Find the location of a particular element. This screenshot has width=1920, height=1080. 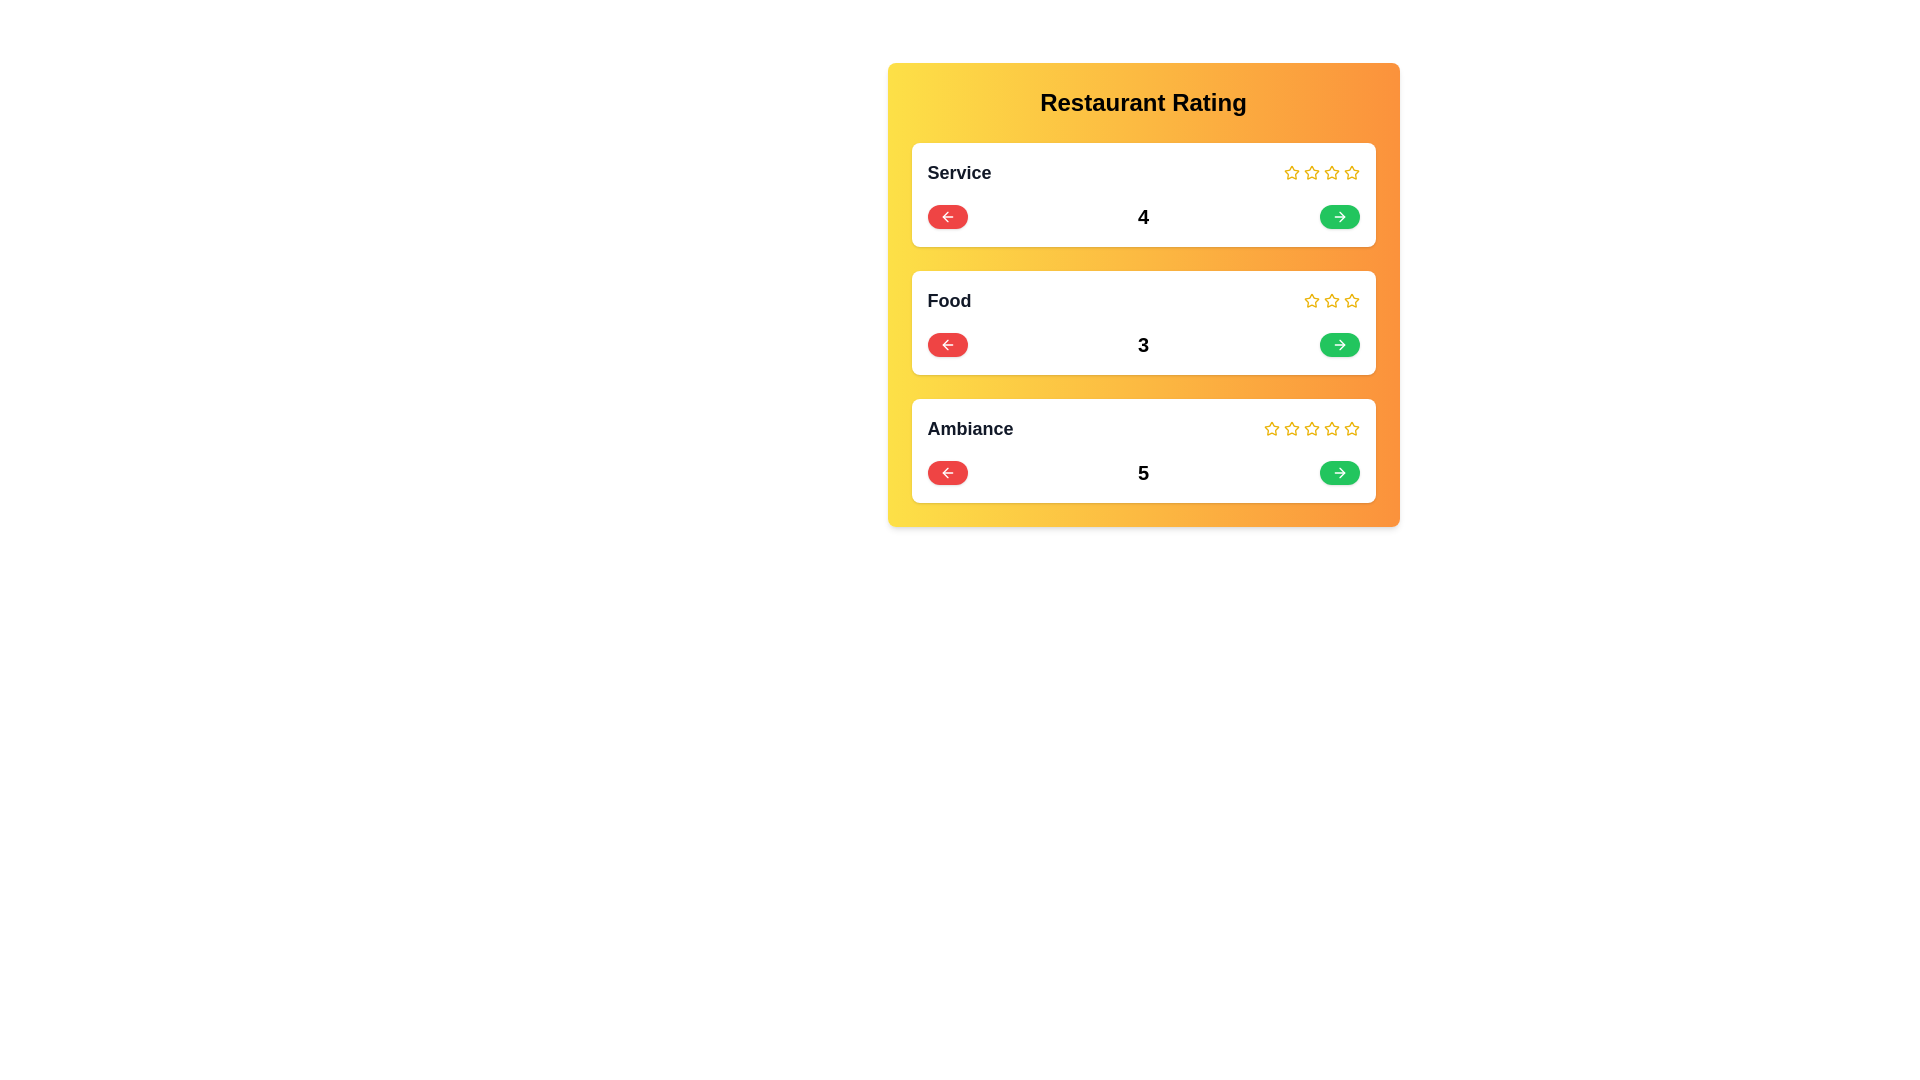

the third star icon with a yellow outline in the 'Ambiance' section of the 'Restaurant Rating' interface to interact with it is located at coordinates (1291, 427).